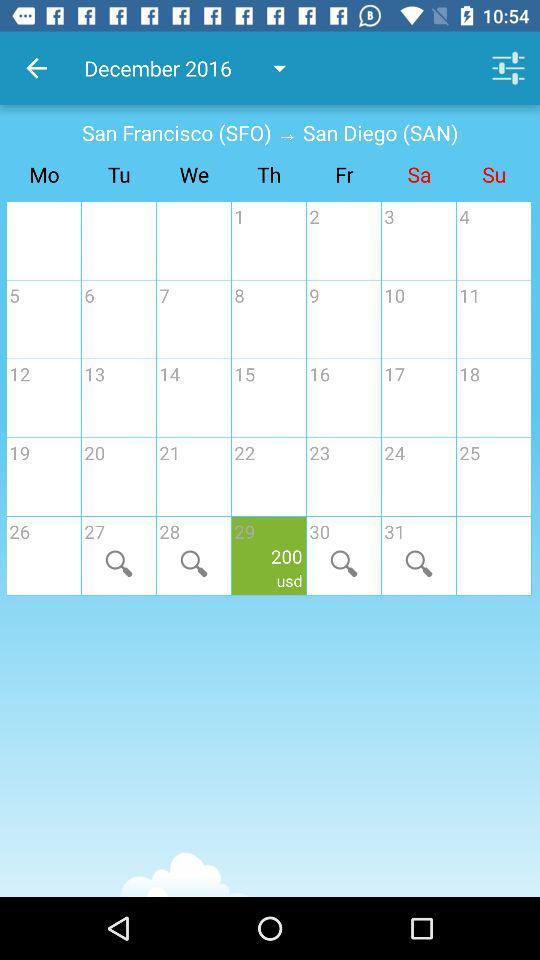 This screenshot has height=960, width=540. I want to click on the item above san francisco sfo, so click(36, 68).